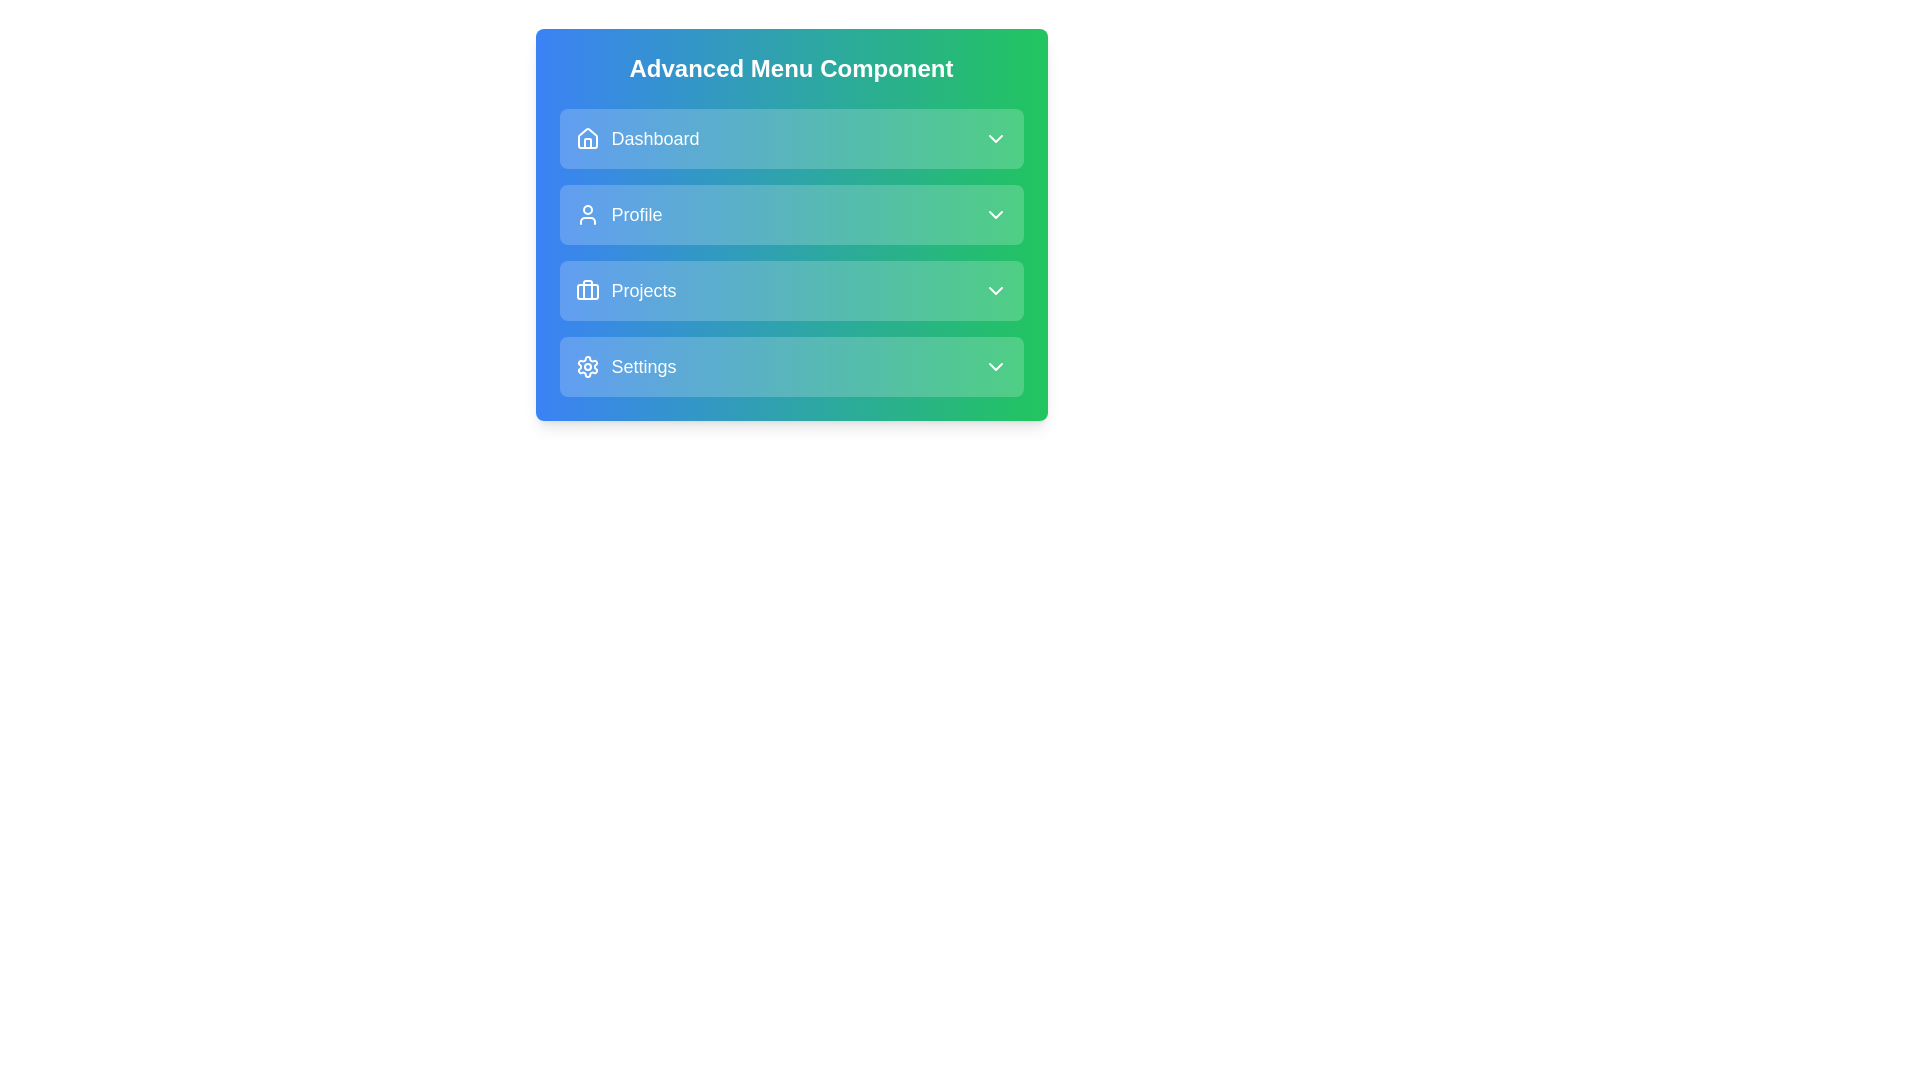 This screenshot has height=1080, width=1920. Describe the element at coordinates (586, 215) in the screenshot. I see `the Profile icon located to the left of the 'Profile' text label` at that location.